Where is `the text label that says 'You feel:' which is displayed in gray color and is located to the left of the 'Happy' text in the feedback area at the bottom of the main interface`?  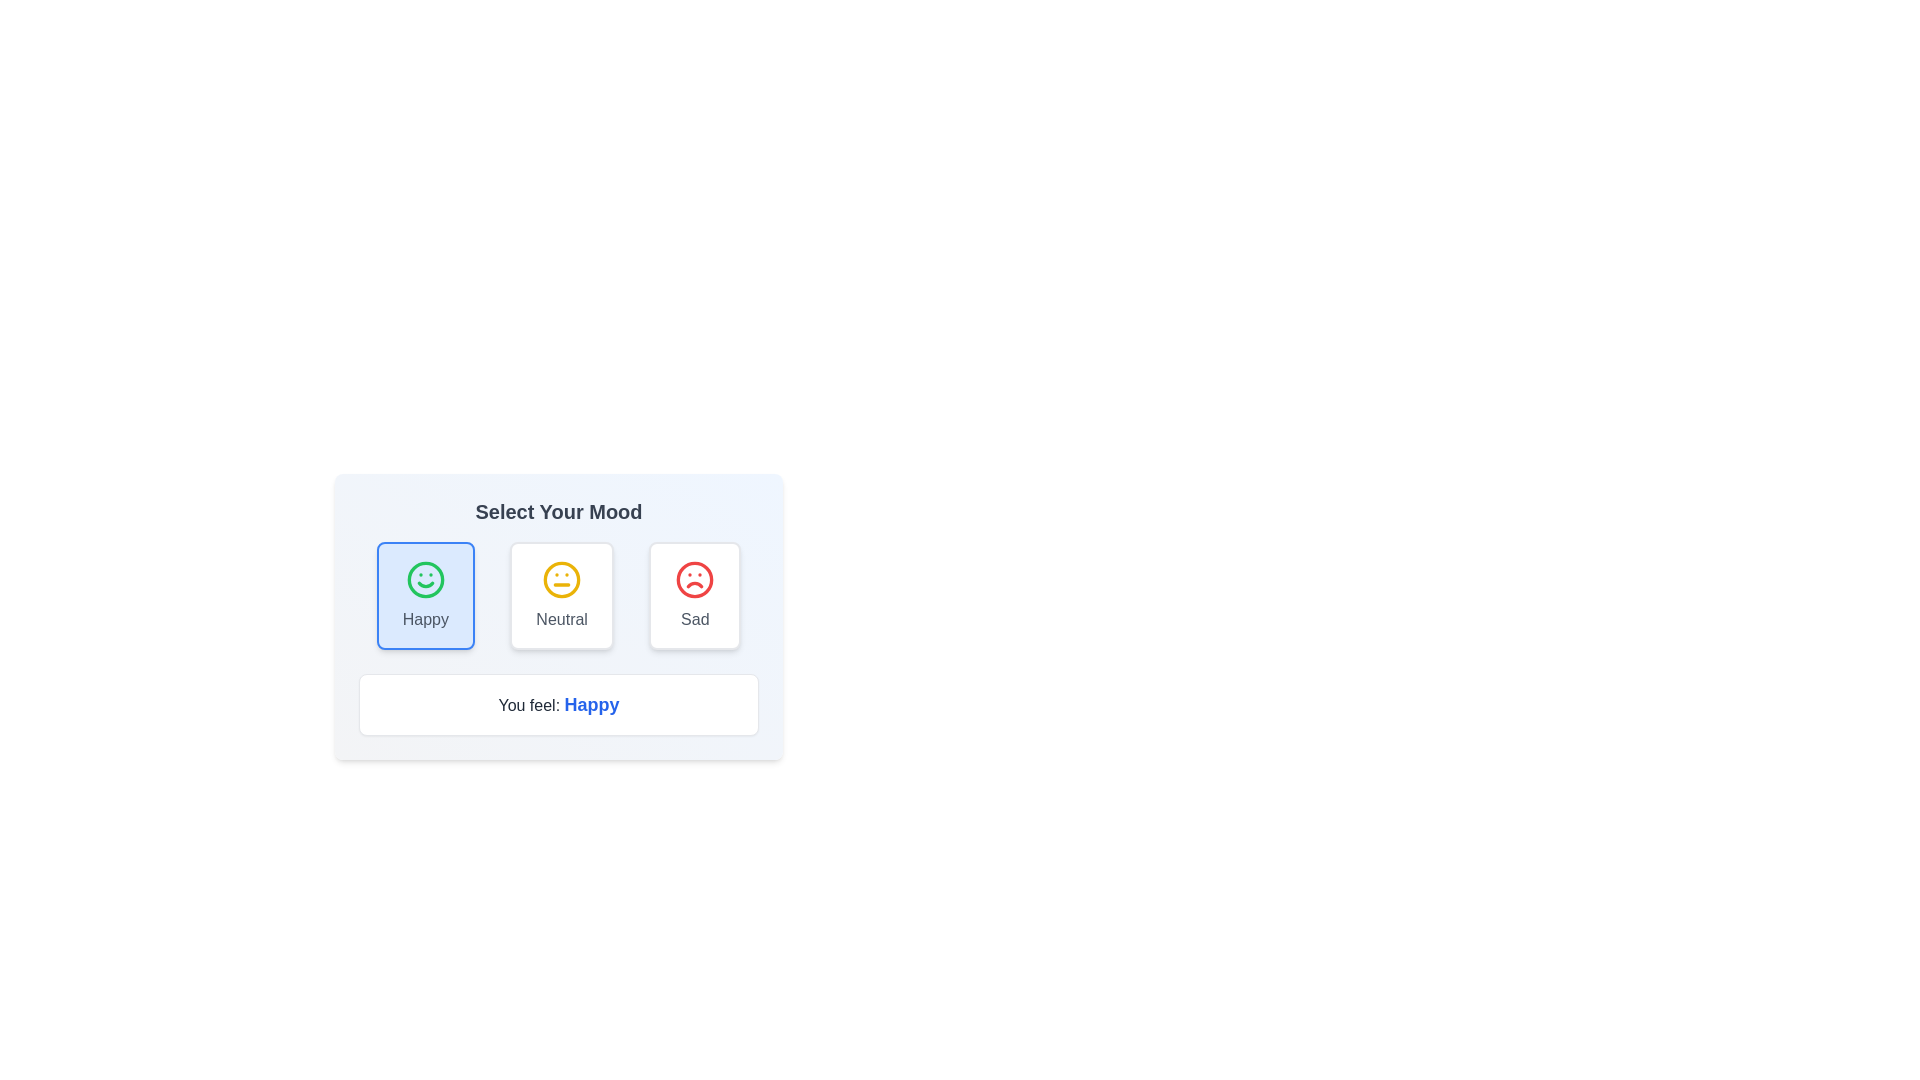
the text label that says 'You feel:' which is displayed in gray color and is located to the left of the 'Happy' text in the feedback area at the bottom of the main interface is located at coordinates (531, 704).